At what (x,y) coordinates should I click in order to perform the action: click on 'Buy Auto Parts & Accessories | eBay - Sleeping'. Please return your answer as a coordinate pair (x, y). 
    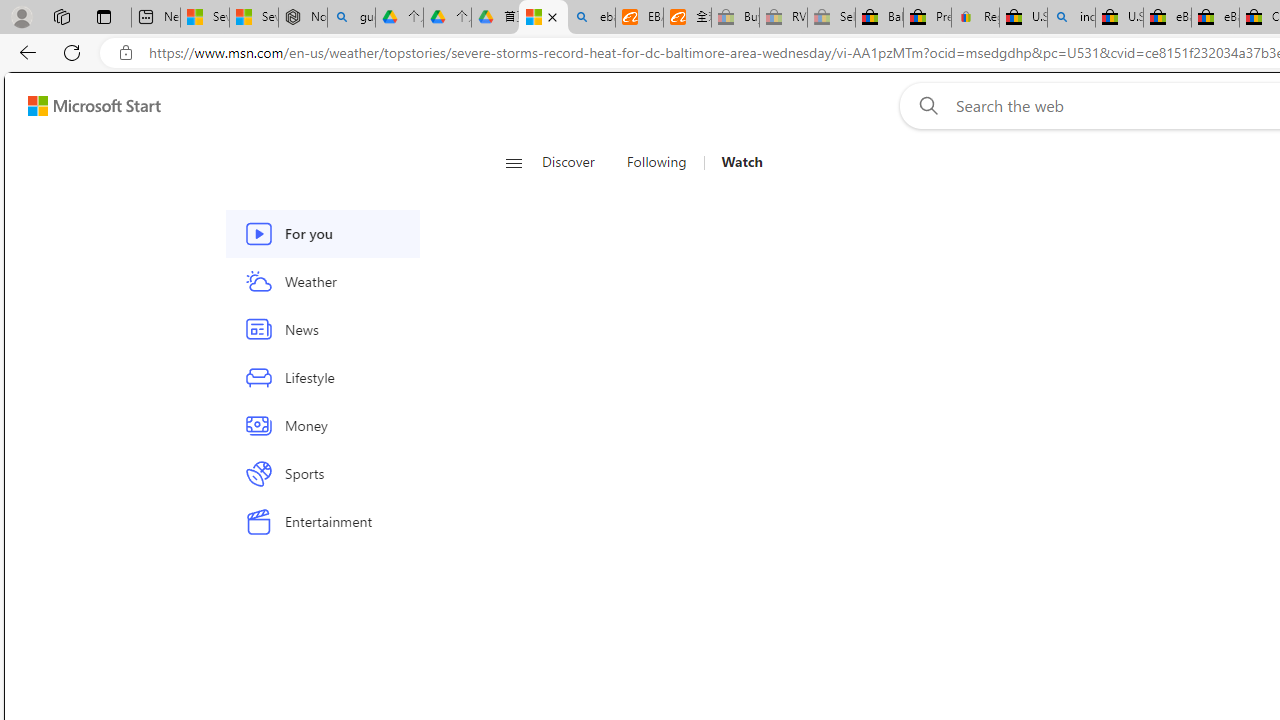
    Looking at the image, I should click on (734, 17).